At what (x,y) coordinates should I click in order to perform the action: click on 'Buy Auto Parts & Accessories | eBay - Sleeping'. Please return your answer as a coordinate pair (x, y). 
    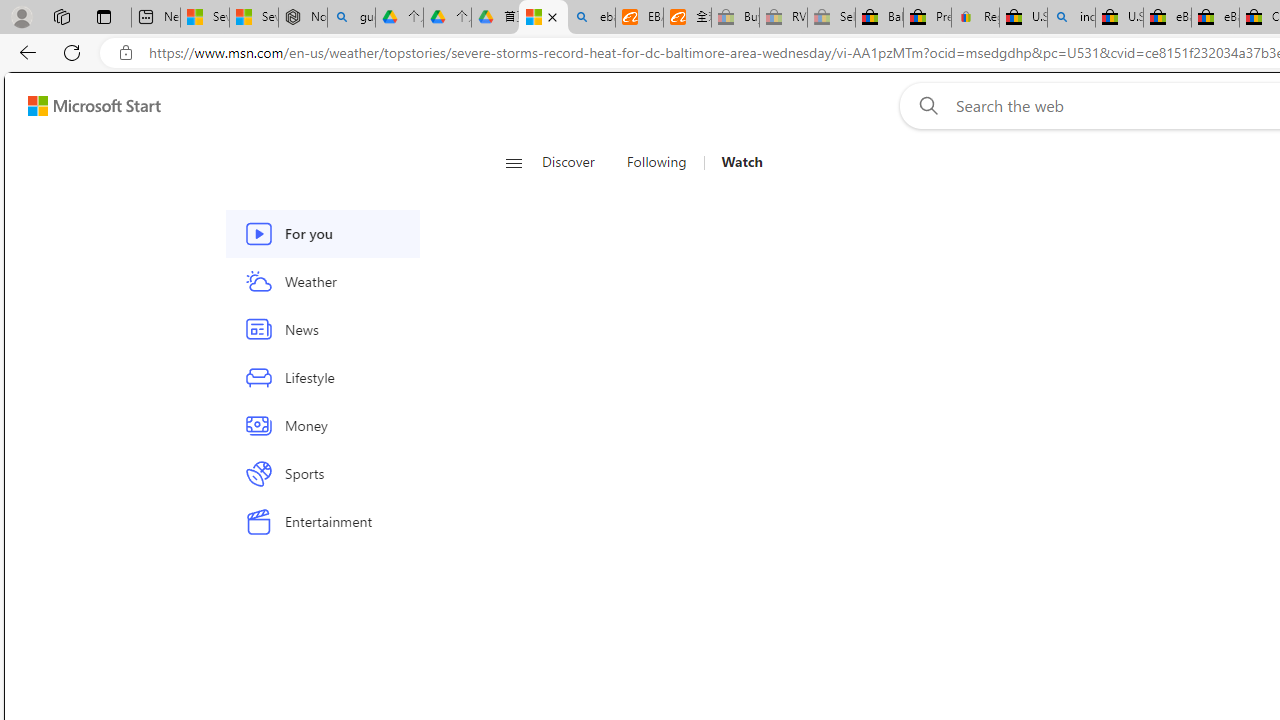
    Looking at the image, I should click on (734, 17).